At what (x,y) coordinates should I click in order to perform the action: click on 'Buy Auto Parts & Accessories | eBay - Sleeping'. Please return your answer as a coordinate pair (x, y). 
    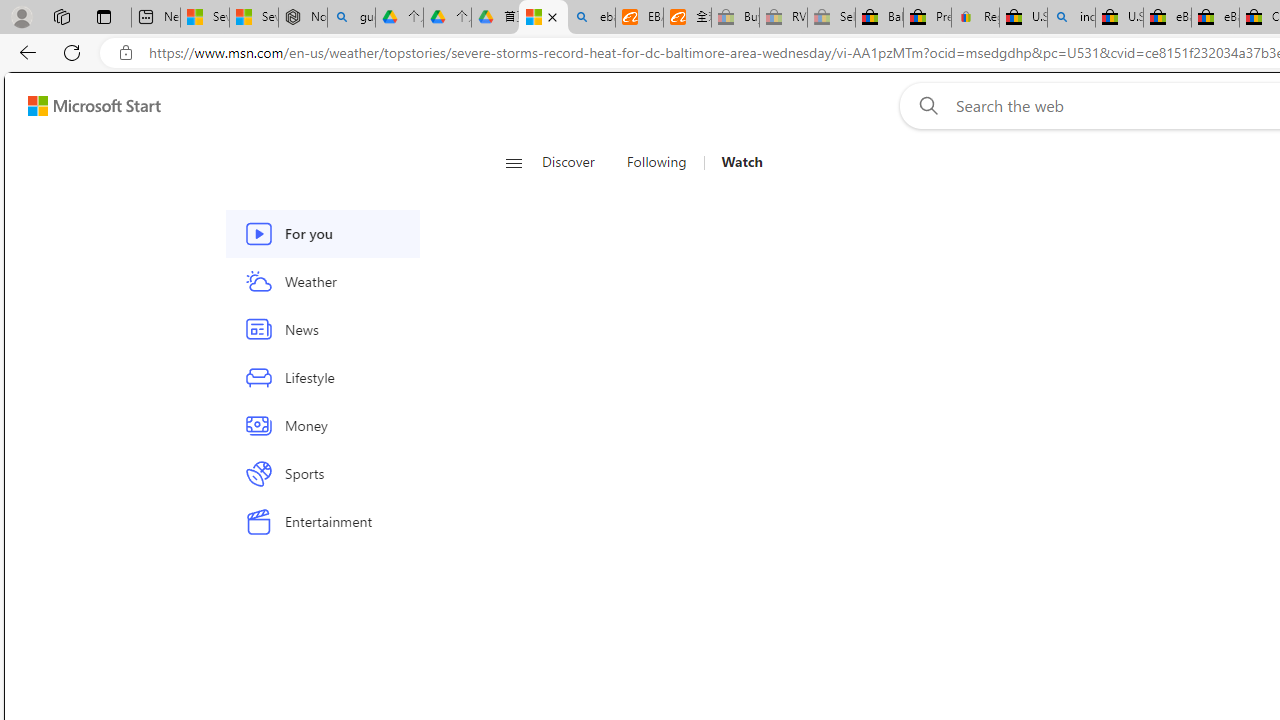
    Looking at the image, I should click on (734, 17).